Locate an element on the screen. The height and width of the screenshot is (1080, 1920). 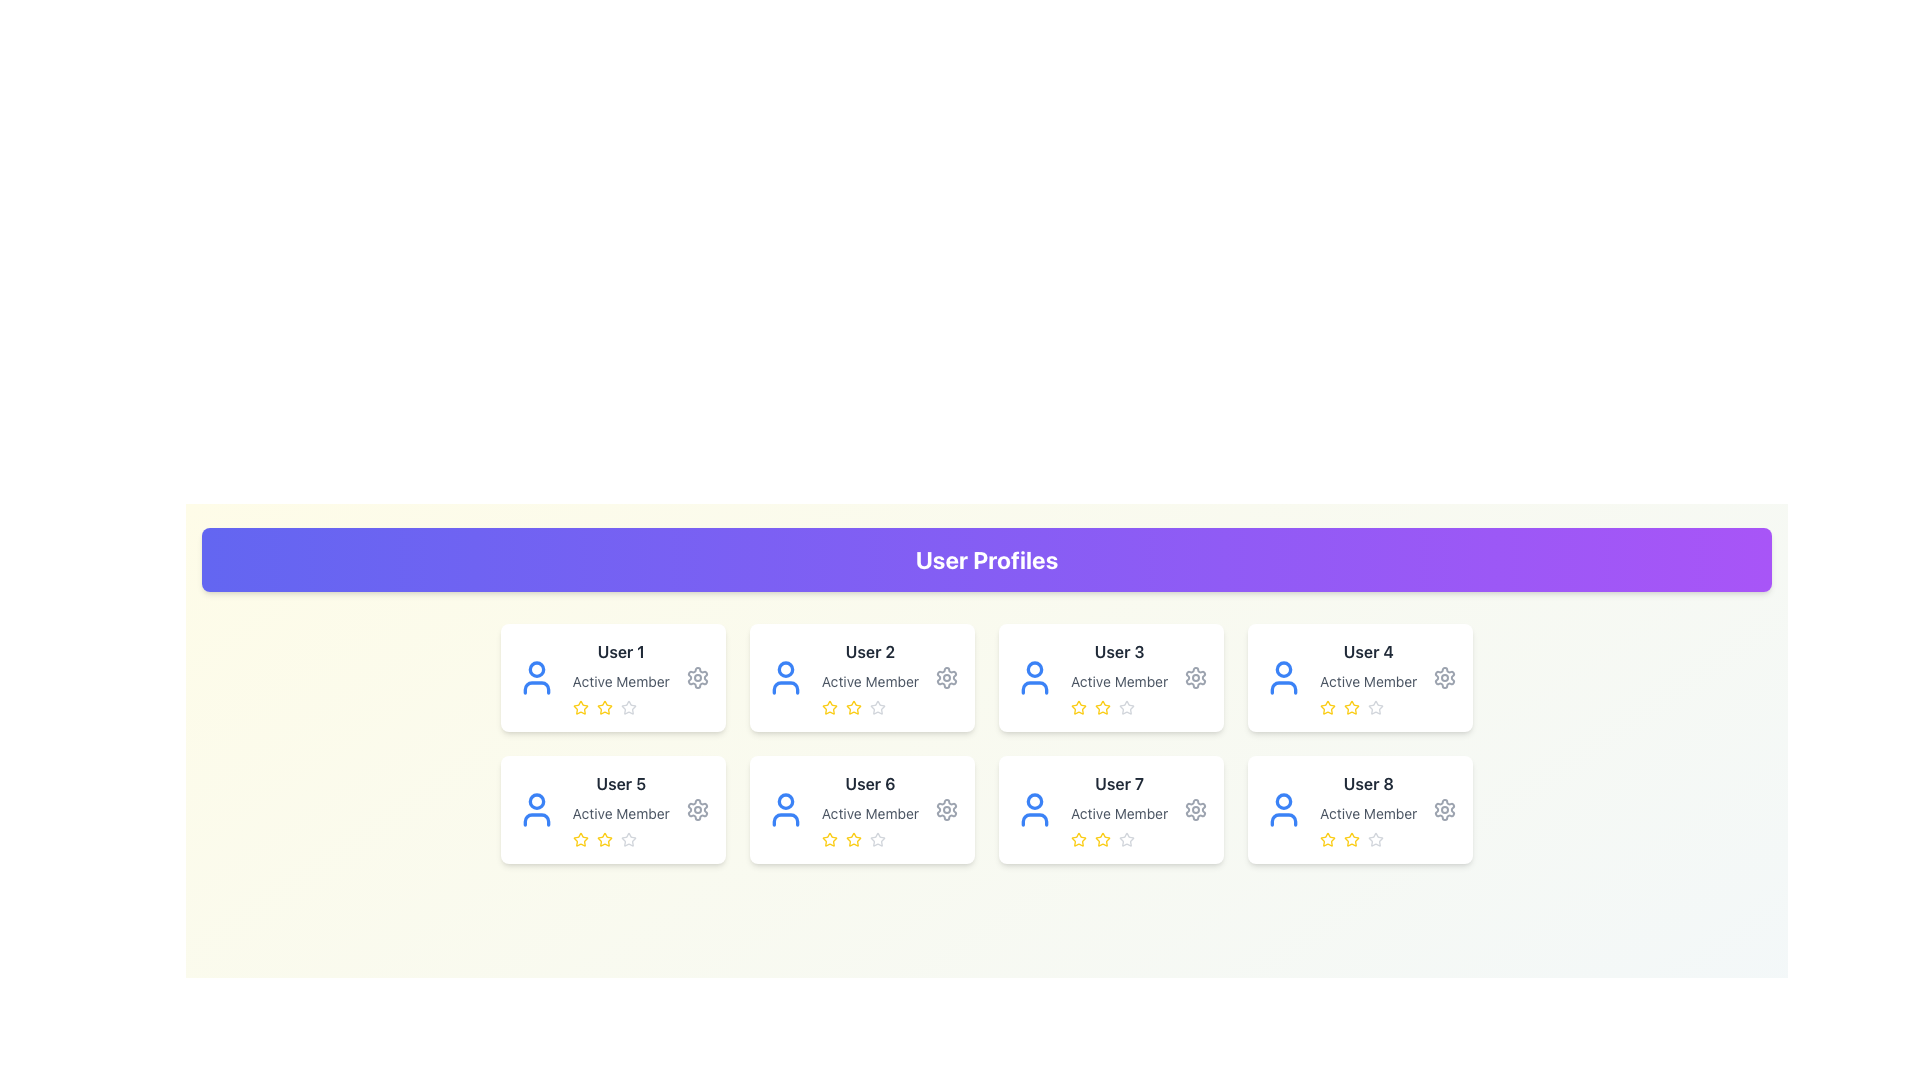
the information displayed on the Profile Card located in the third column of the first row, which includes user name, status description, and rating stars is located at coordinates (1367, 677).